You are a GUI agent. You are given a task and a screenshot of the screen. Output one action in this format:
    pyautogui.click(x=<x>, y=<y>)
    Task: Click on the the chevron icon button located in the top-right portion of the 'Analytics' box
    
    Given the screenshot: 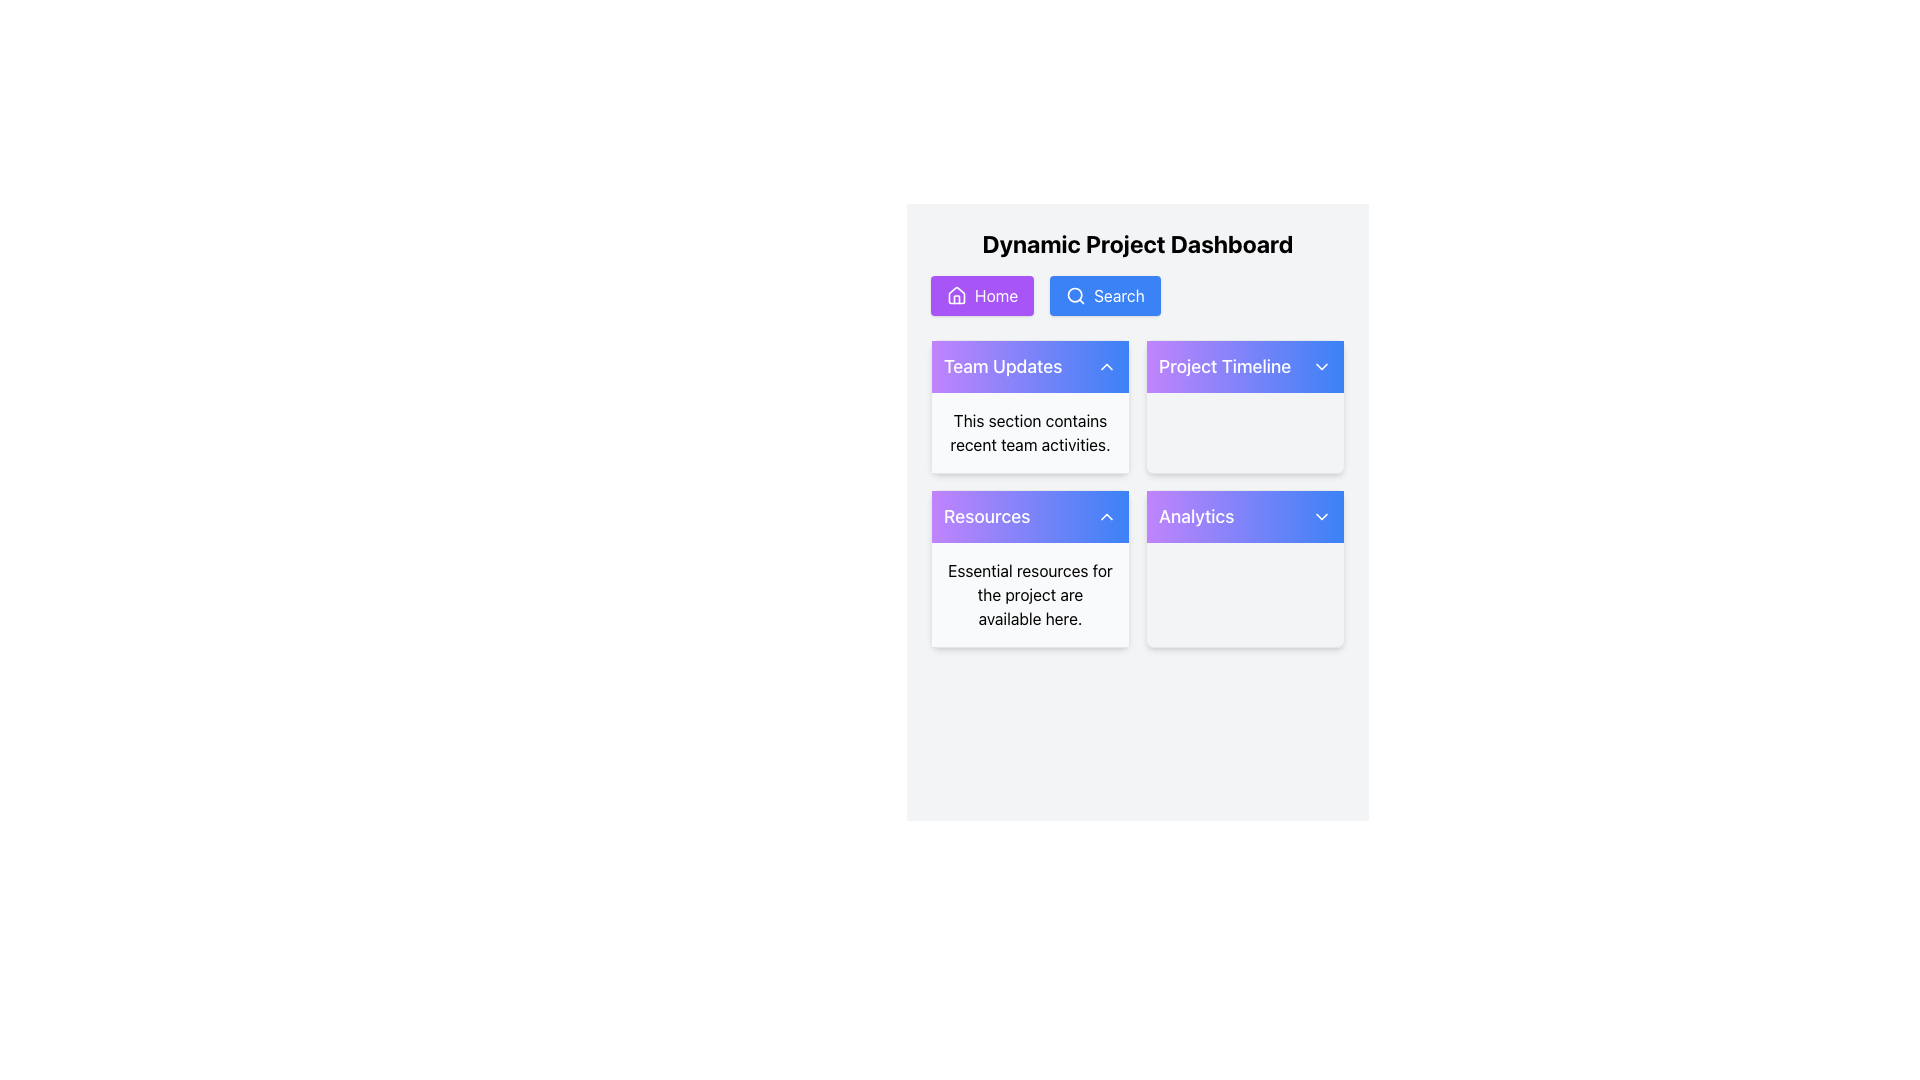 What is the action you would take?
    pyautogui.click(x=1321, y=515)
    